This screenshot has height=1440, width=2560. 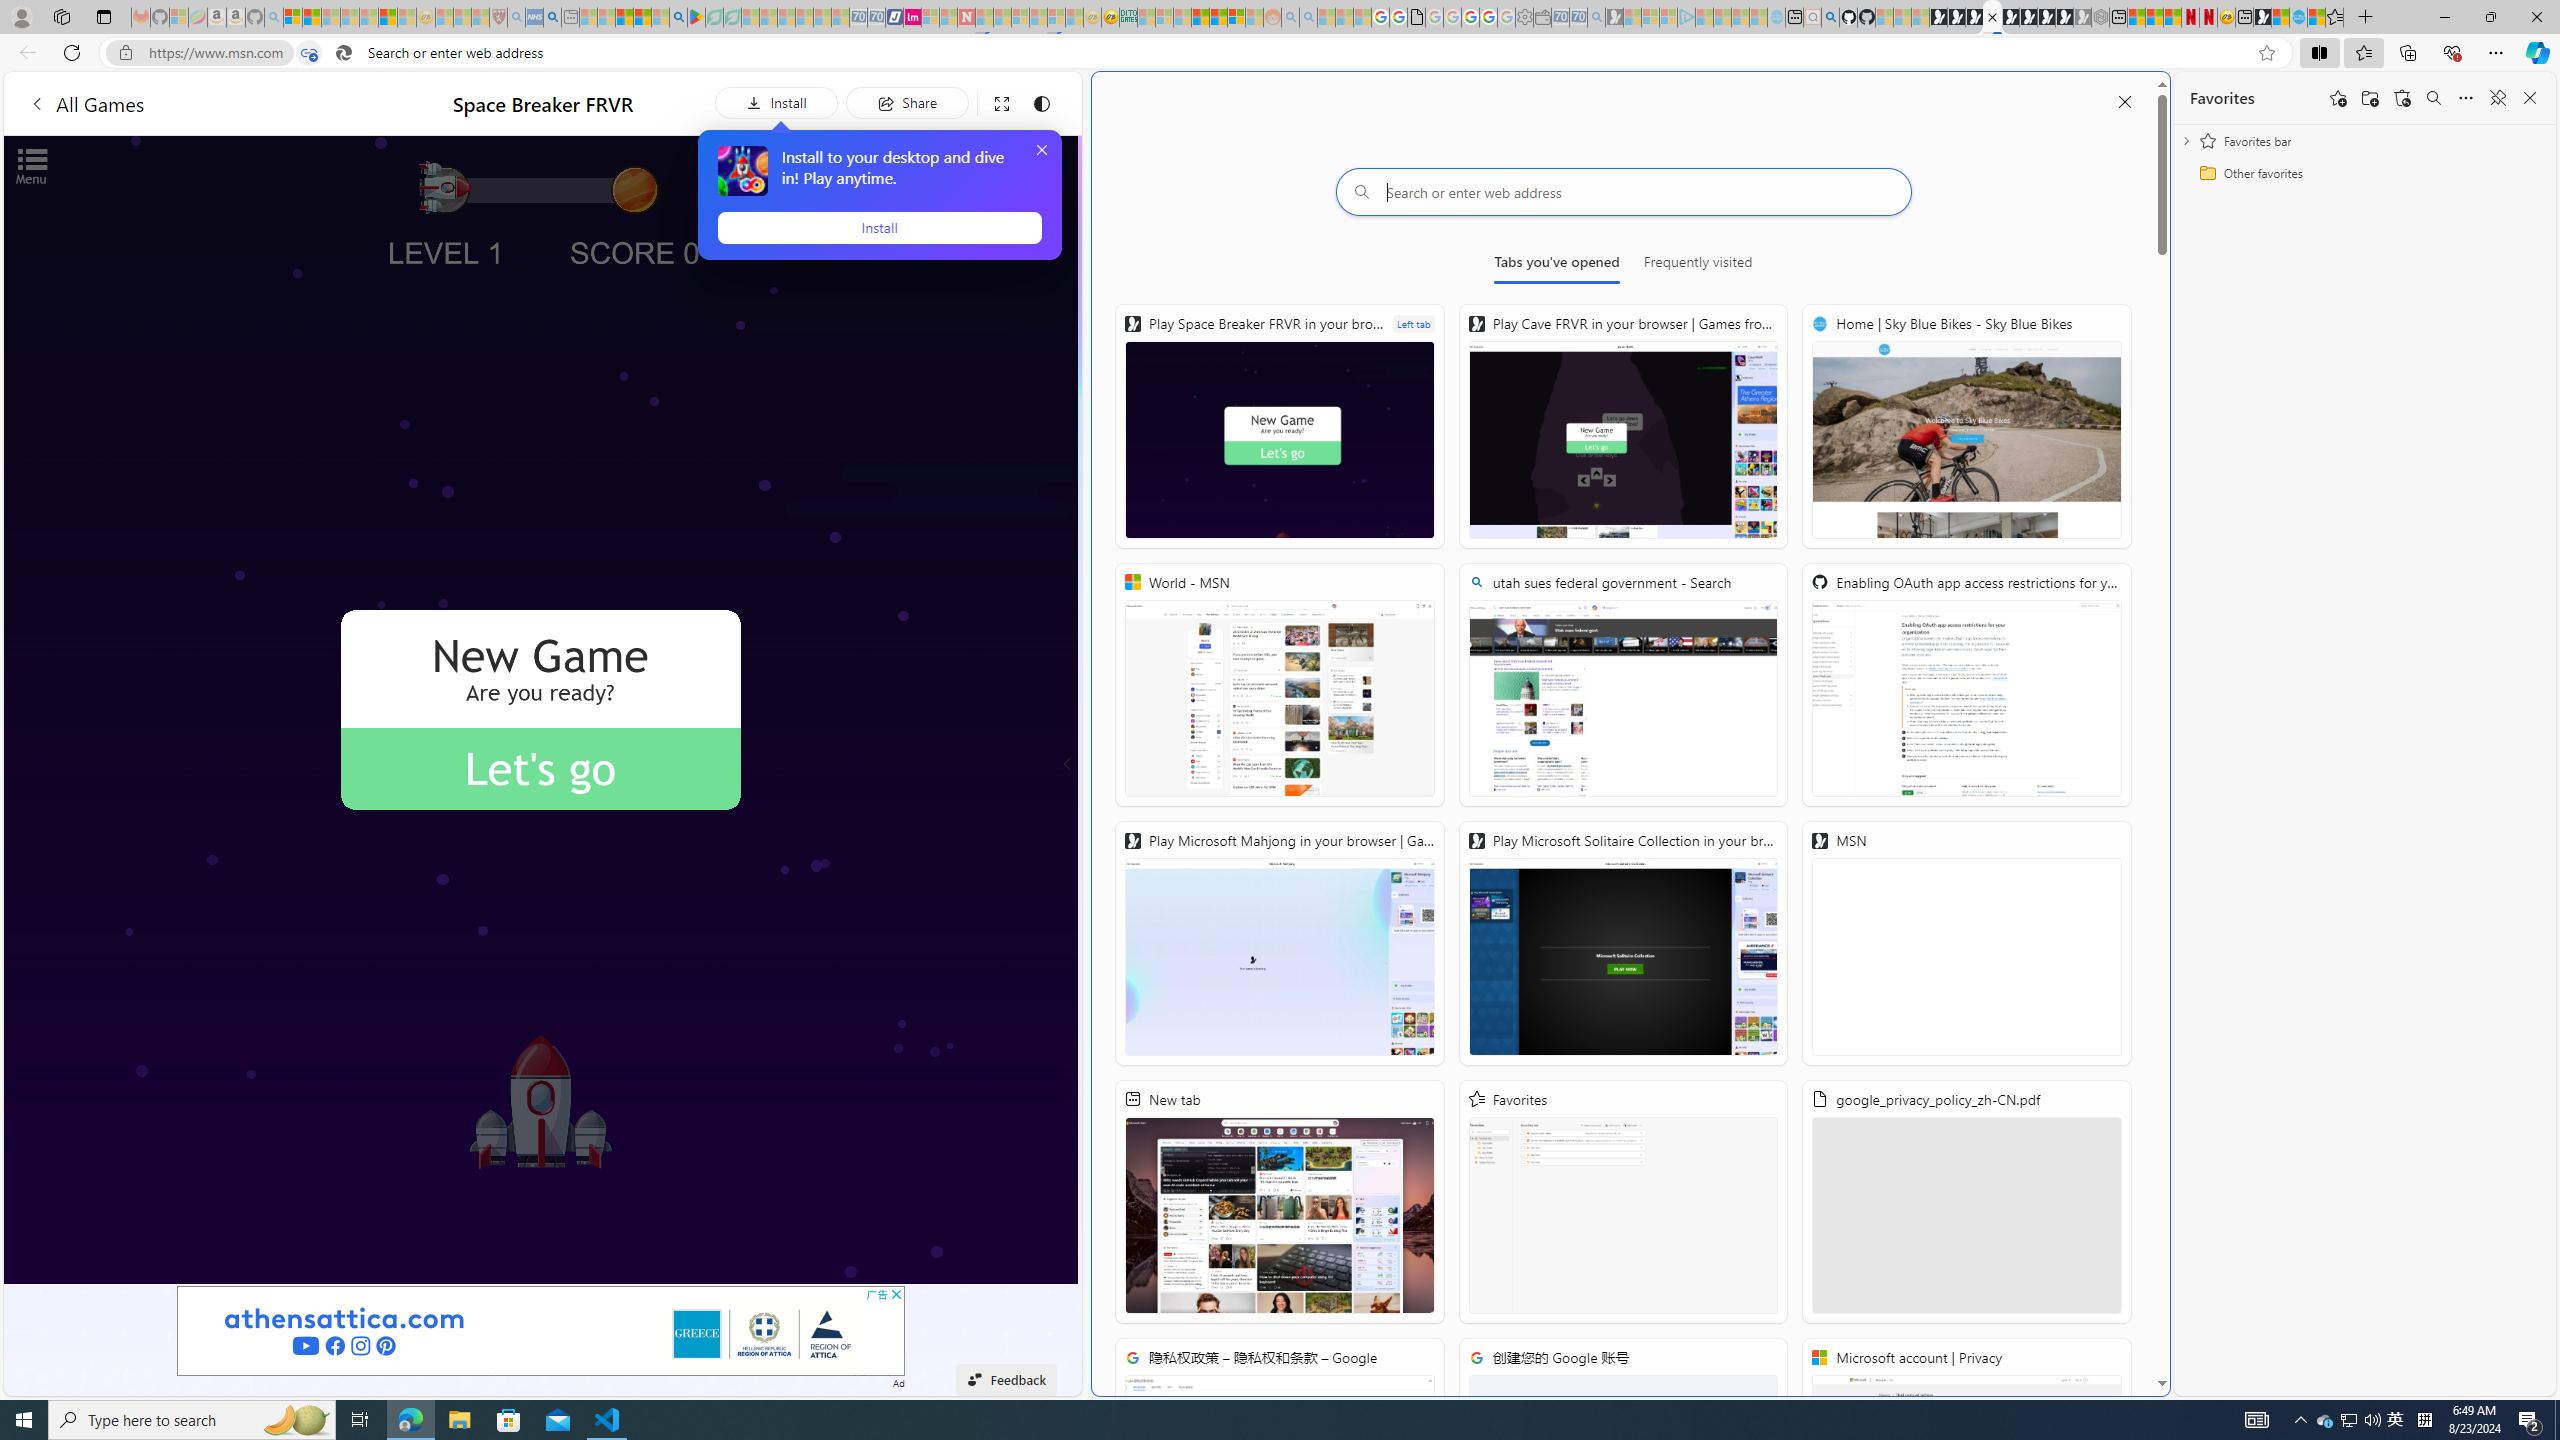 I want to click on 'New Report Confirms 2023 Was Record Hot | Watch - Sleeping', so click(x=367, y=16).